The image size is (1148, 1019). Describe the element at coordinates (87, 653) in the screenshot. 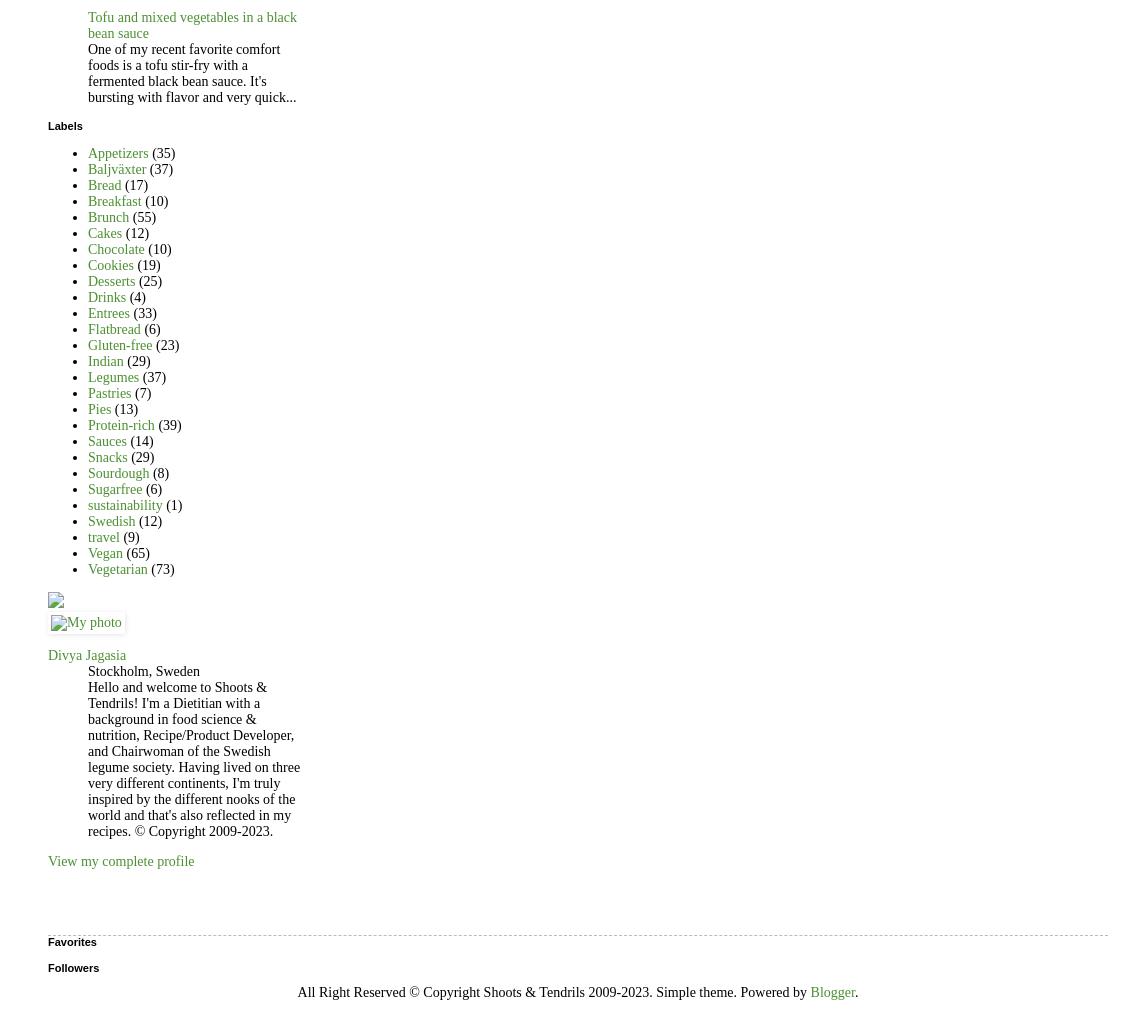

I see `'Divya Jagasia'` at that location.